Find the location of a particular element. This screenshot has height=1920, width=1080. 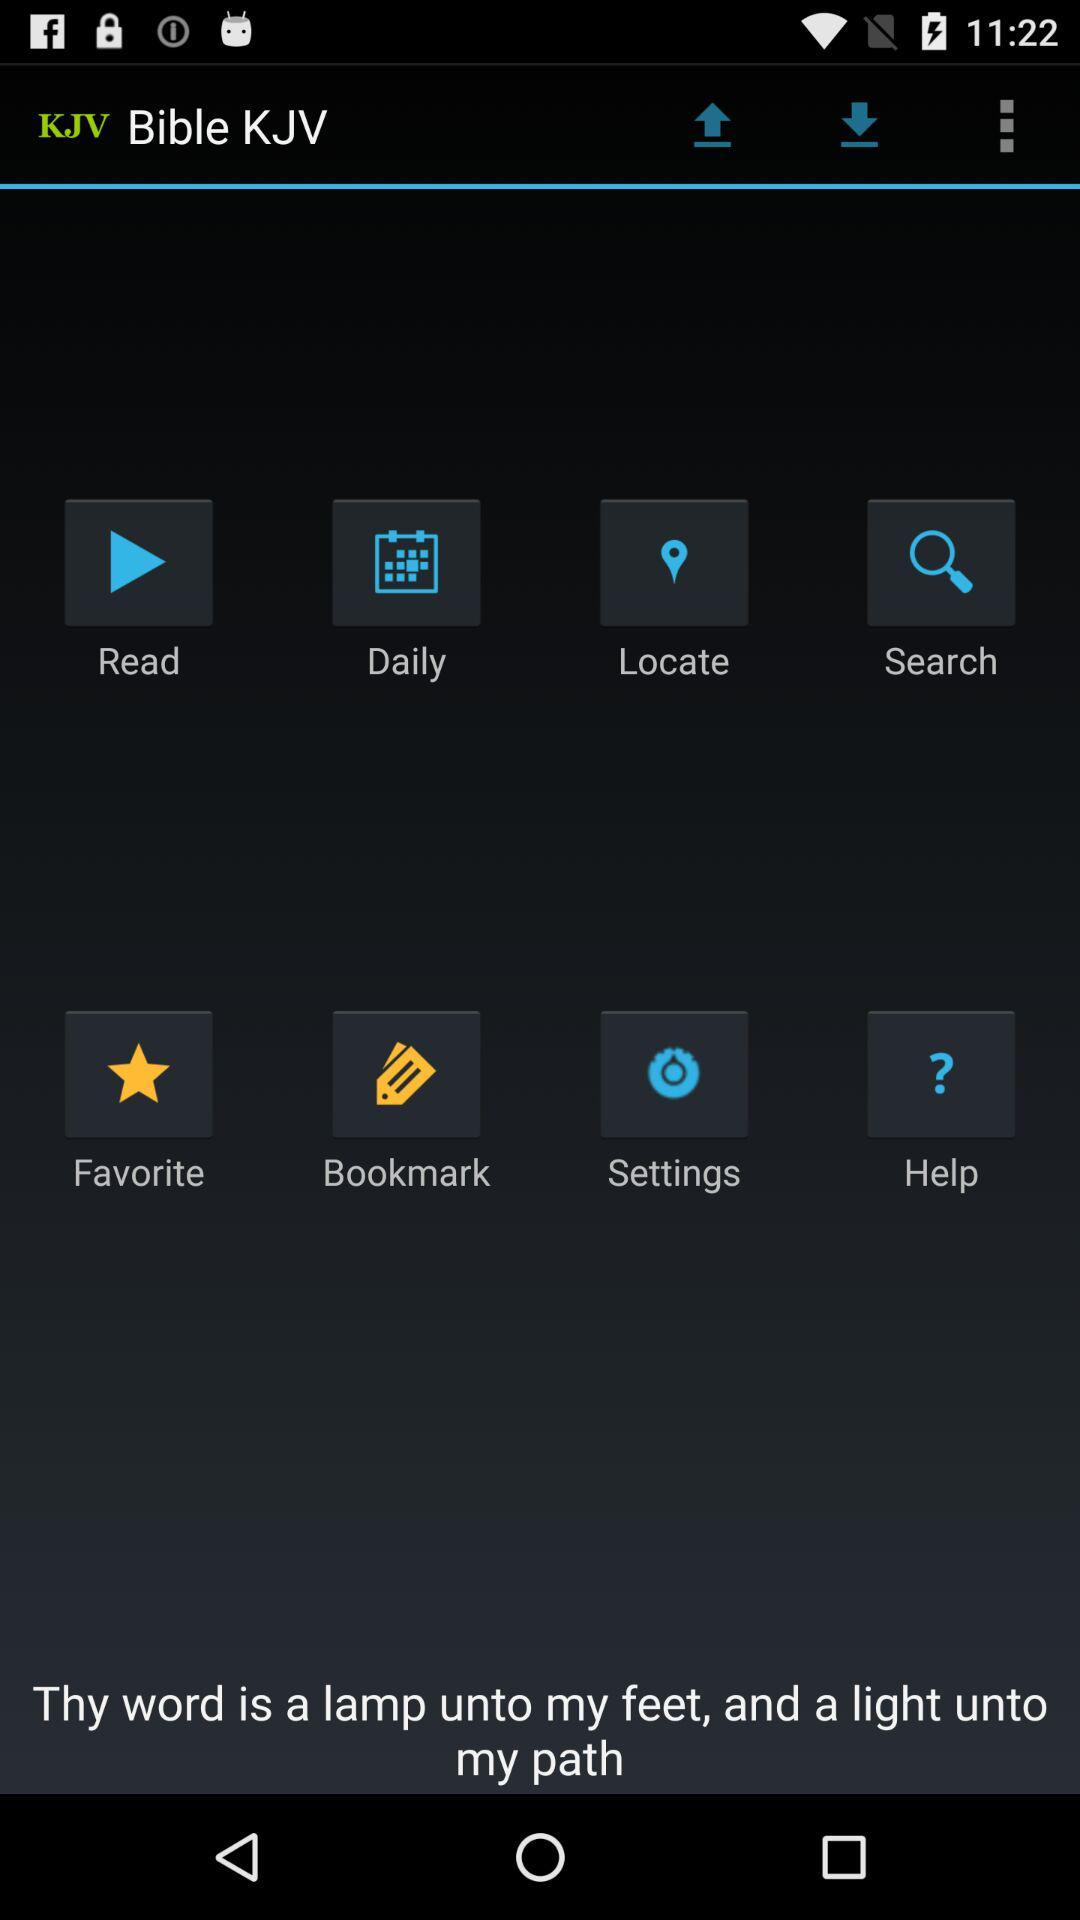

the star icon is located at coordinates (137, 1148).